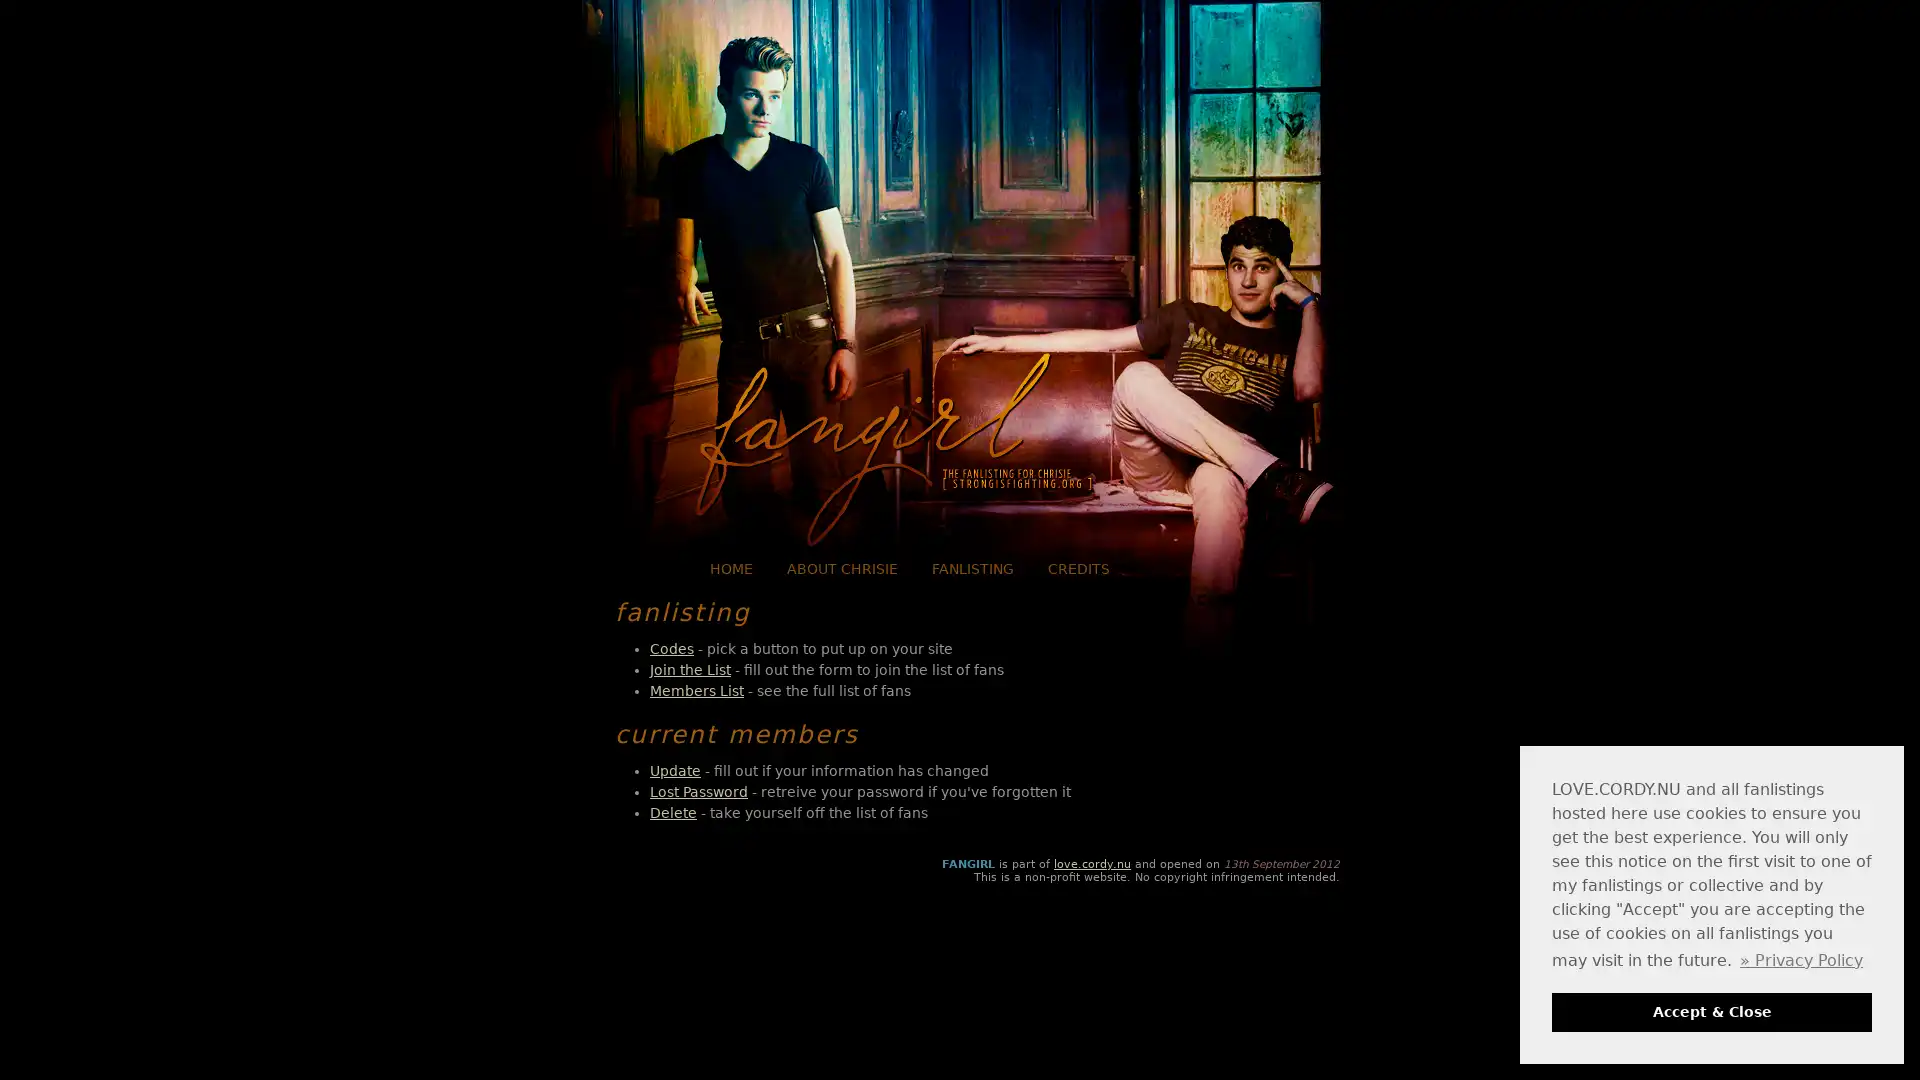 Image resolution: width=1920 pixels, height=1080 pixels. Describe the element at coordinates (1711, 1011) in the screenshot. I see `dismiss cookie message` at that location.